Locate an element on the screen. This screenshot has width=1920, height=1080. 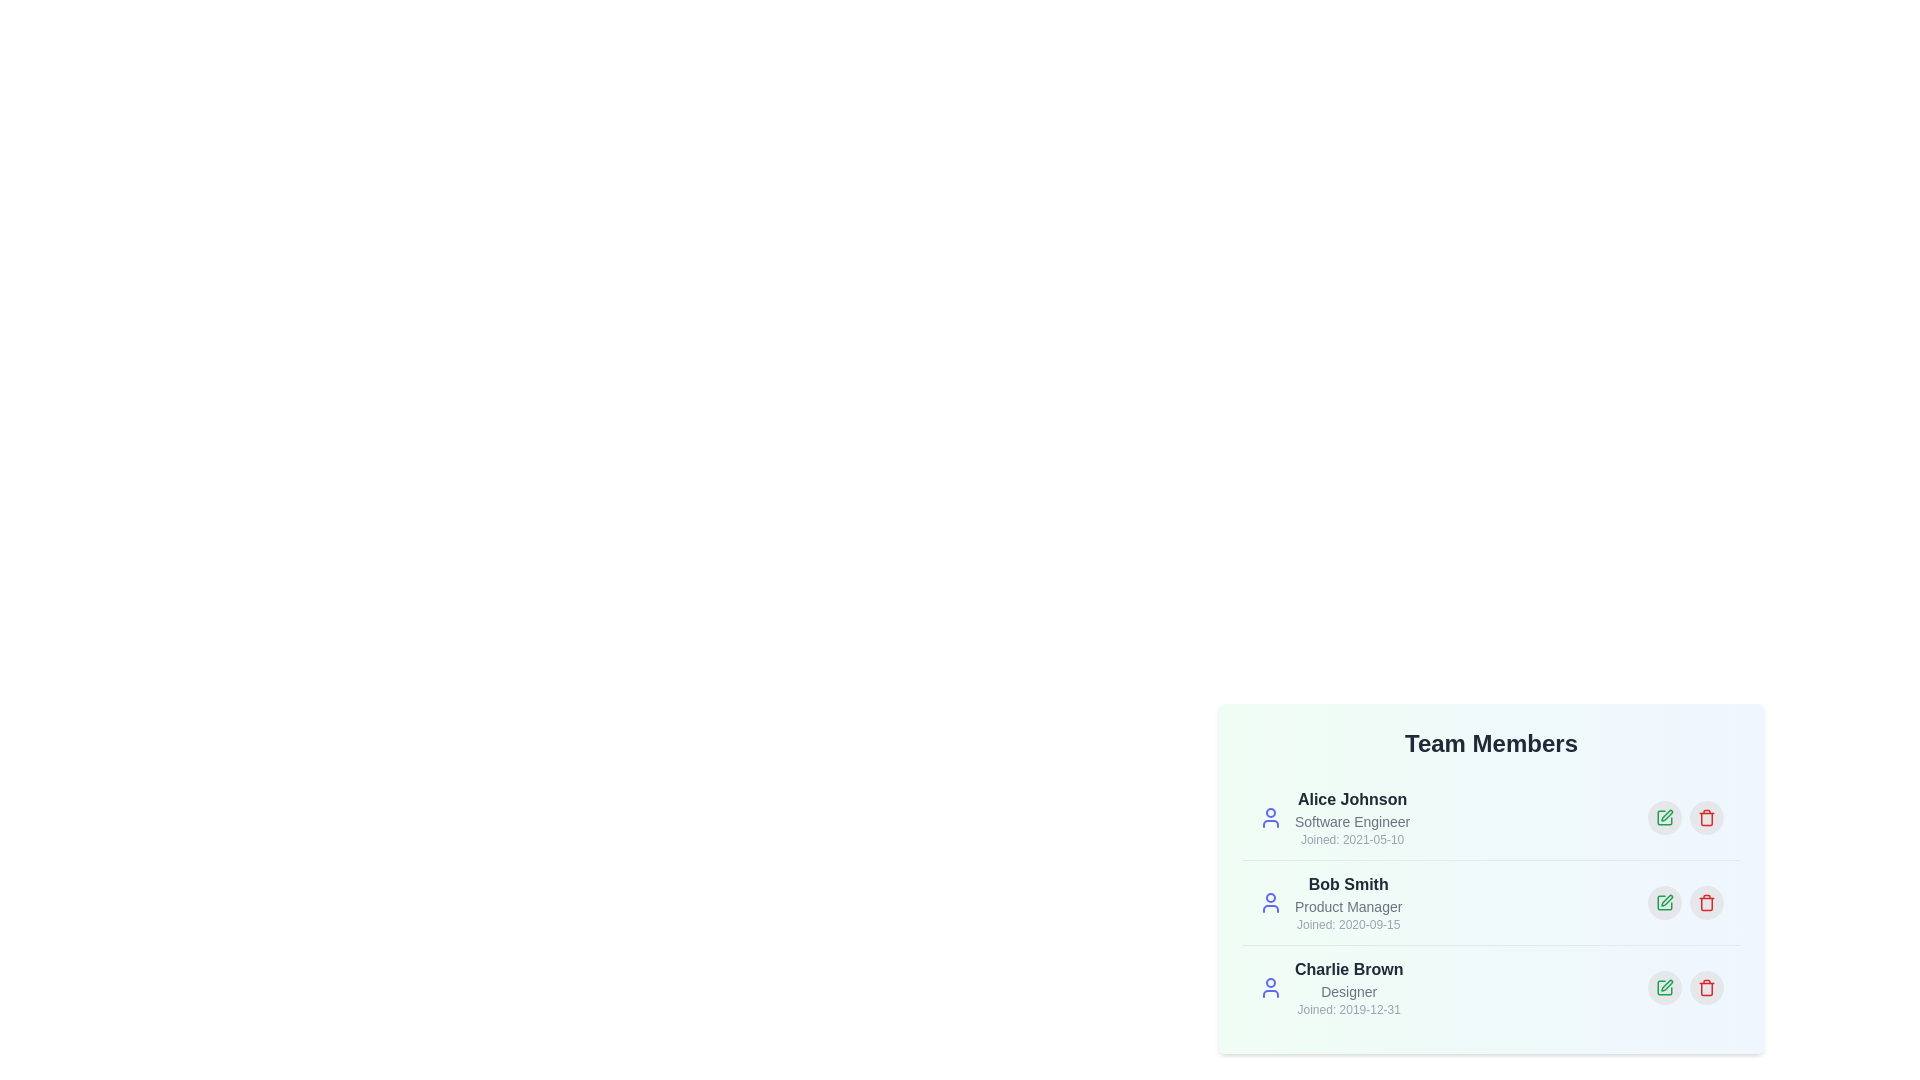
the profile of Bob Smith to highlight it is located at coordinates (1491, 902).